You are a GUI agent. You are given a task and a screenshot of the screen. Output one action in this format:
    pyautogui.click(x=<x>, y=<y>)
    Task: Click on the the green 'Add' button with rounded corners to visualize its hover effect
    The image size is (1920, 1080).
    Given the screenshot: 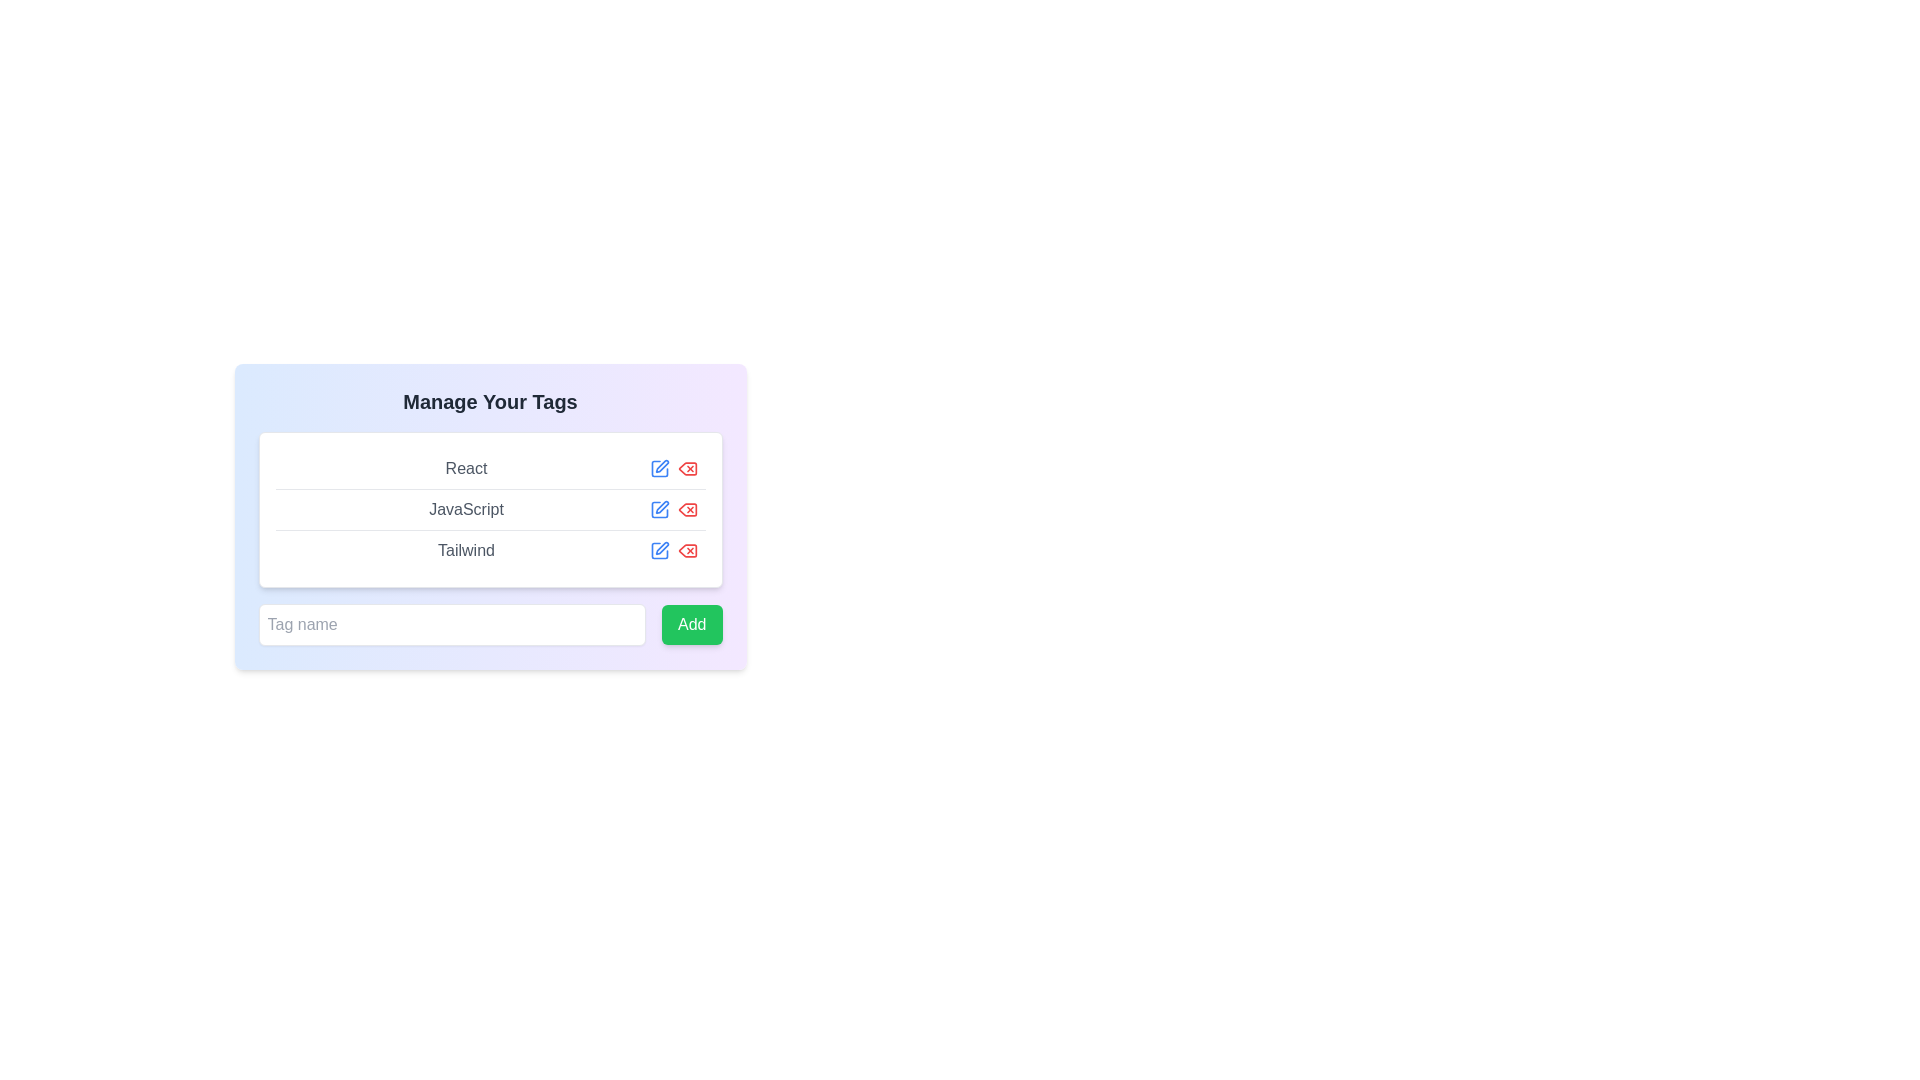 What is the action you would take?
    pyautogui.click(x=692, y=623)
    